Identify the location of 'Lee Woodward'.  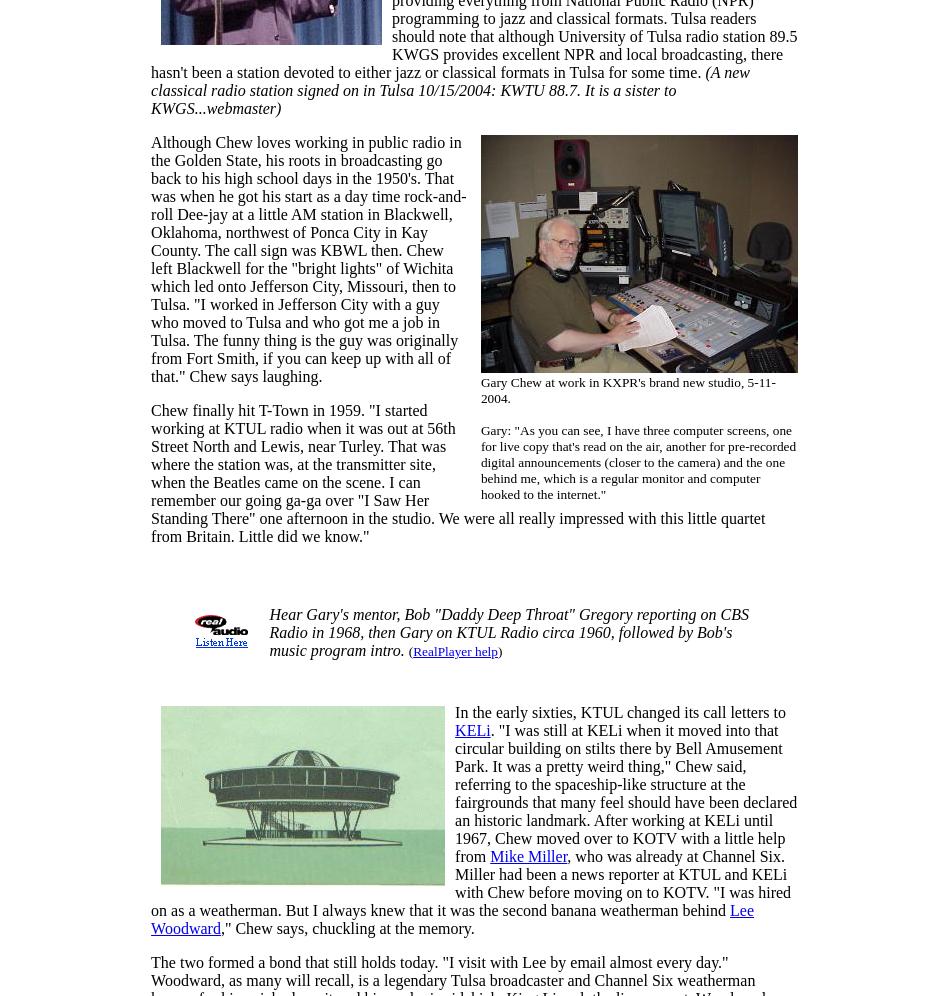
(451, 919).